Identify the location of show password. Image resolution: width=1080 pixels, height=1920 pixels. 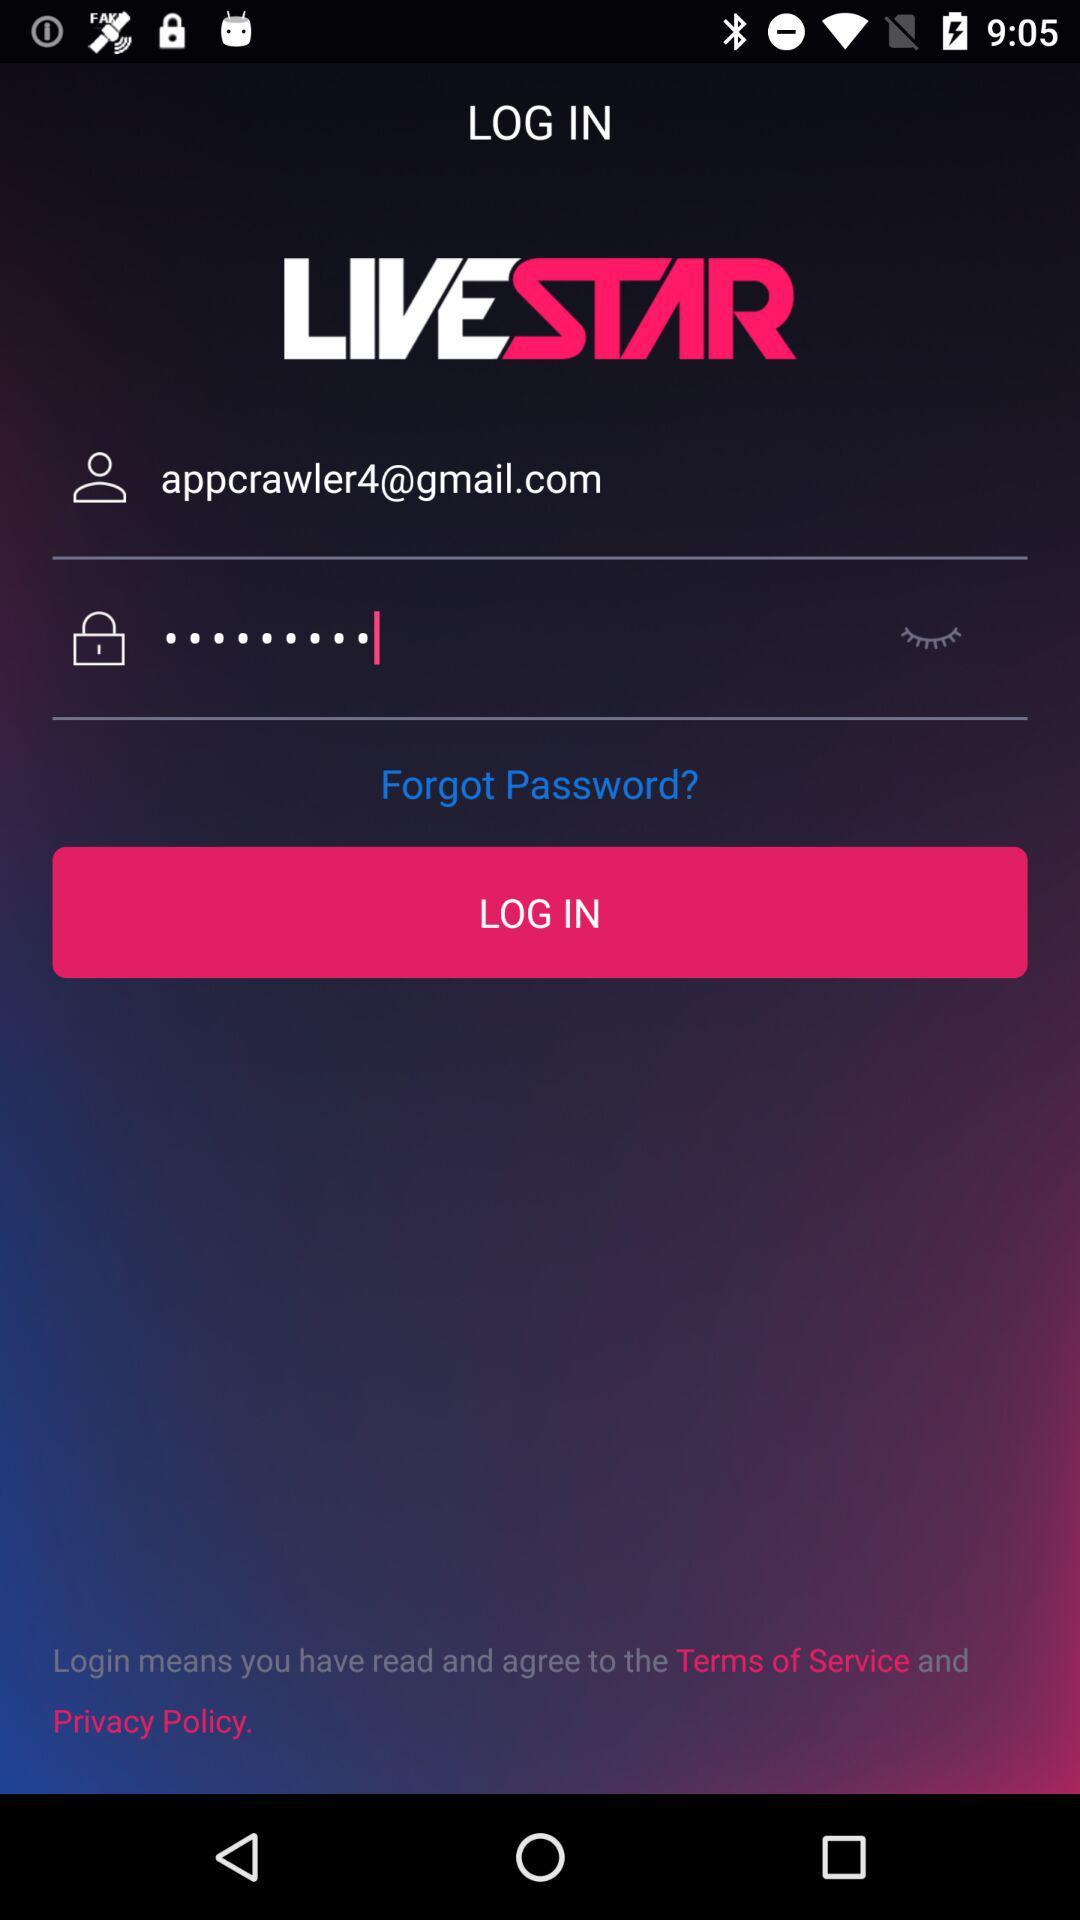
(931, 637).